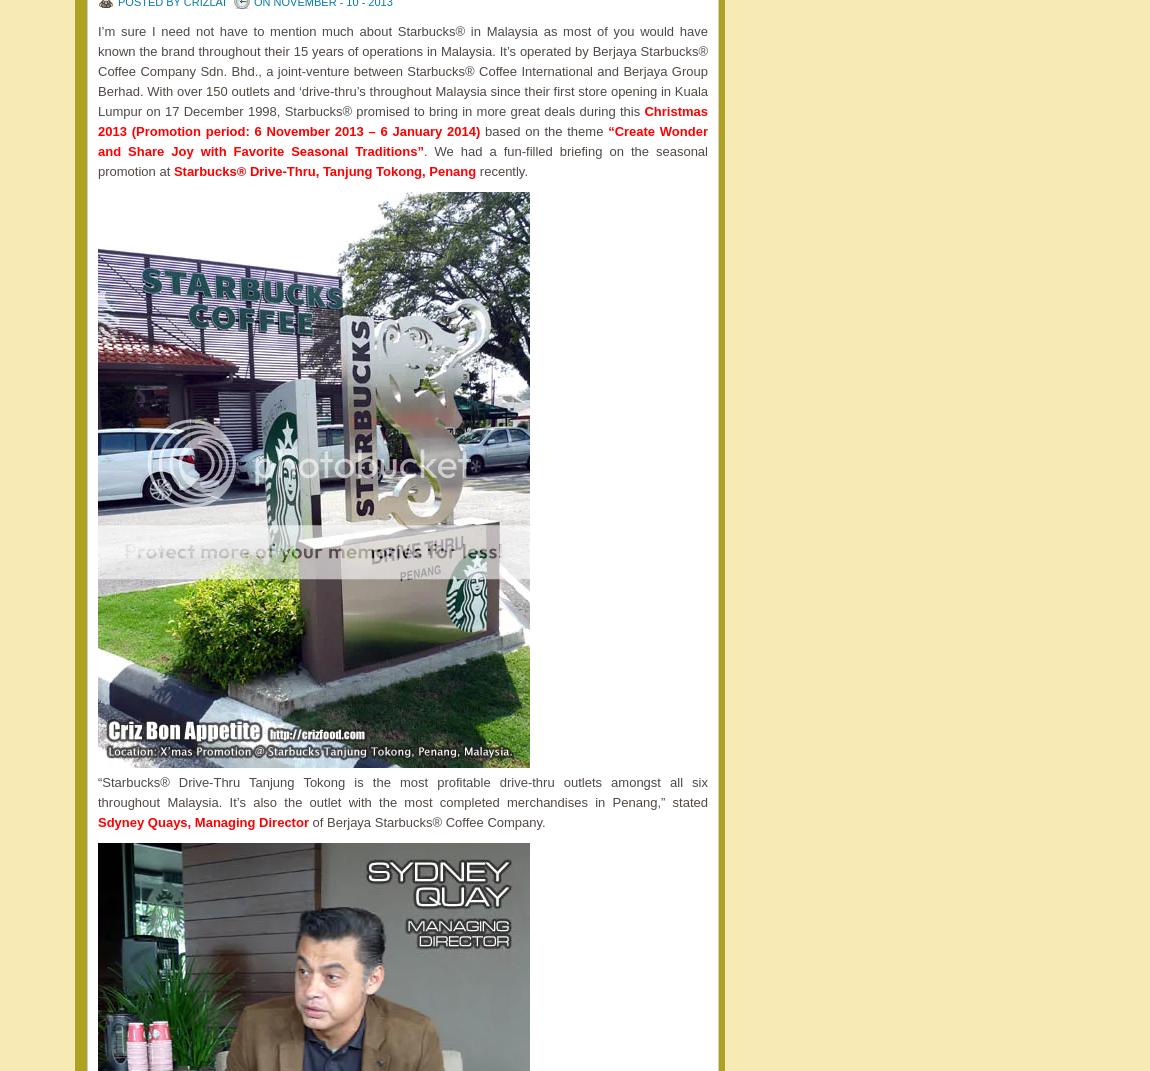 Image resolution: width=1150 pixels, height=1071 pixels. Describe the element at coordinates (402, 141) in the screenshot. I see `'“Create Wonder and Share Joy with Favorite Seasonal Traditions”'` at that location.